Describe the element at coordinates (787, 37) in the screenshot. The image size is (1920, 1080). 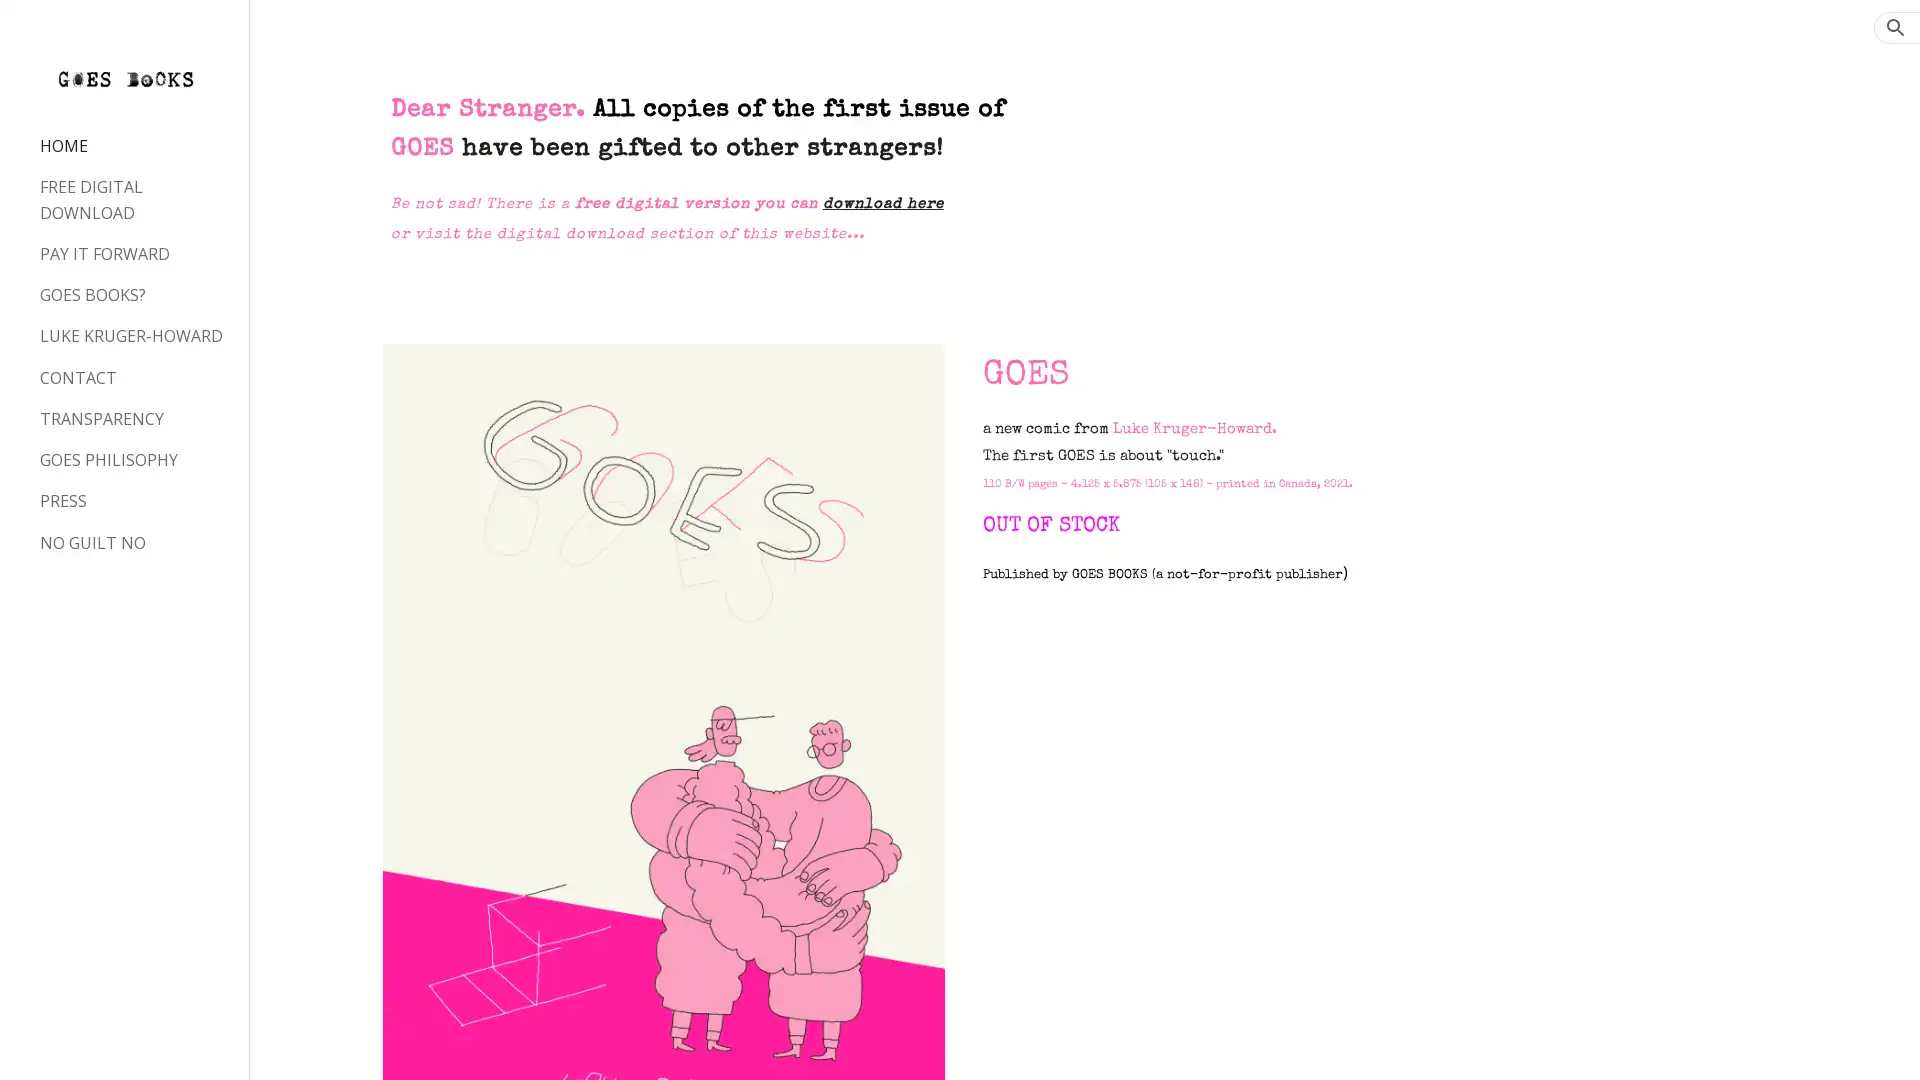
I see `Skip to main content` at that location.